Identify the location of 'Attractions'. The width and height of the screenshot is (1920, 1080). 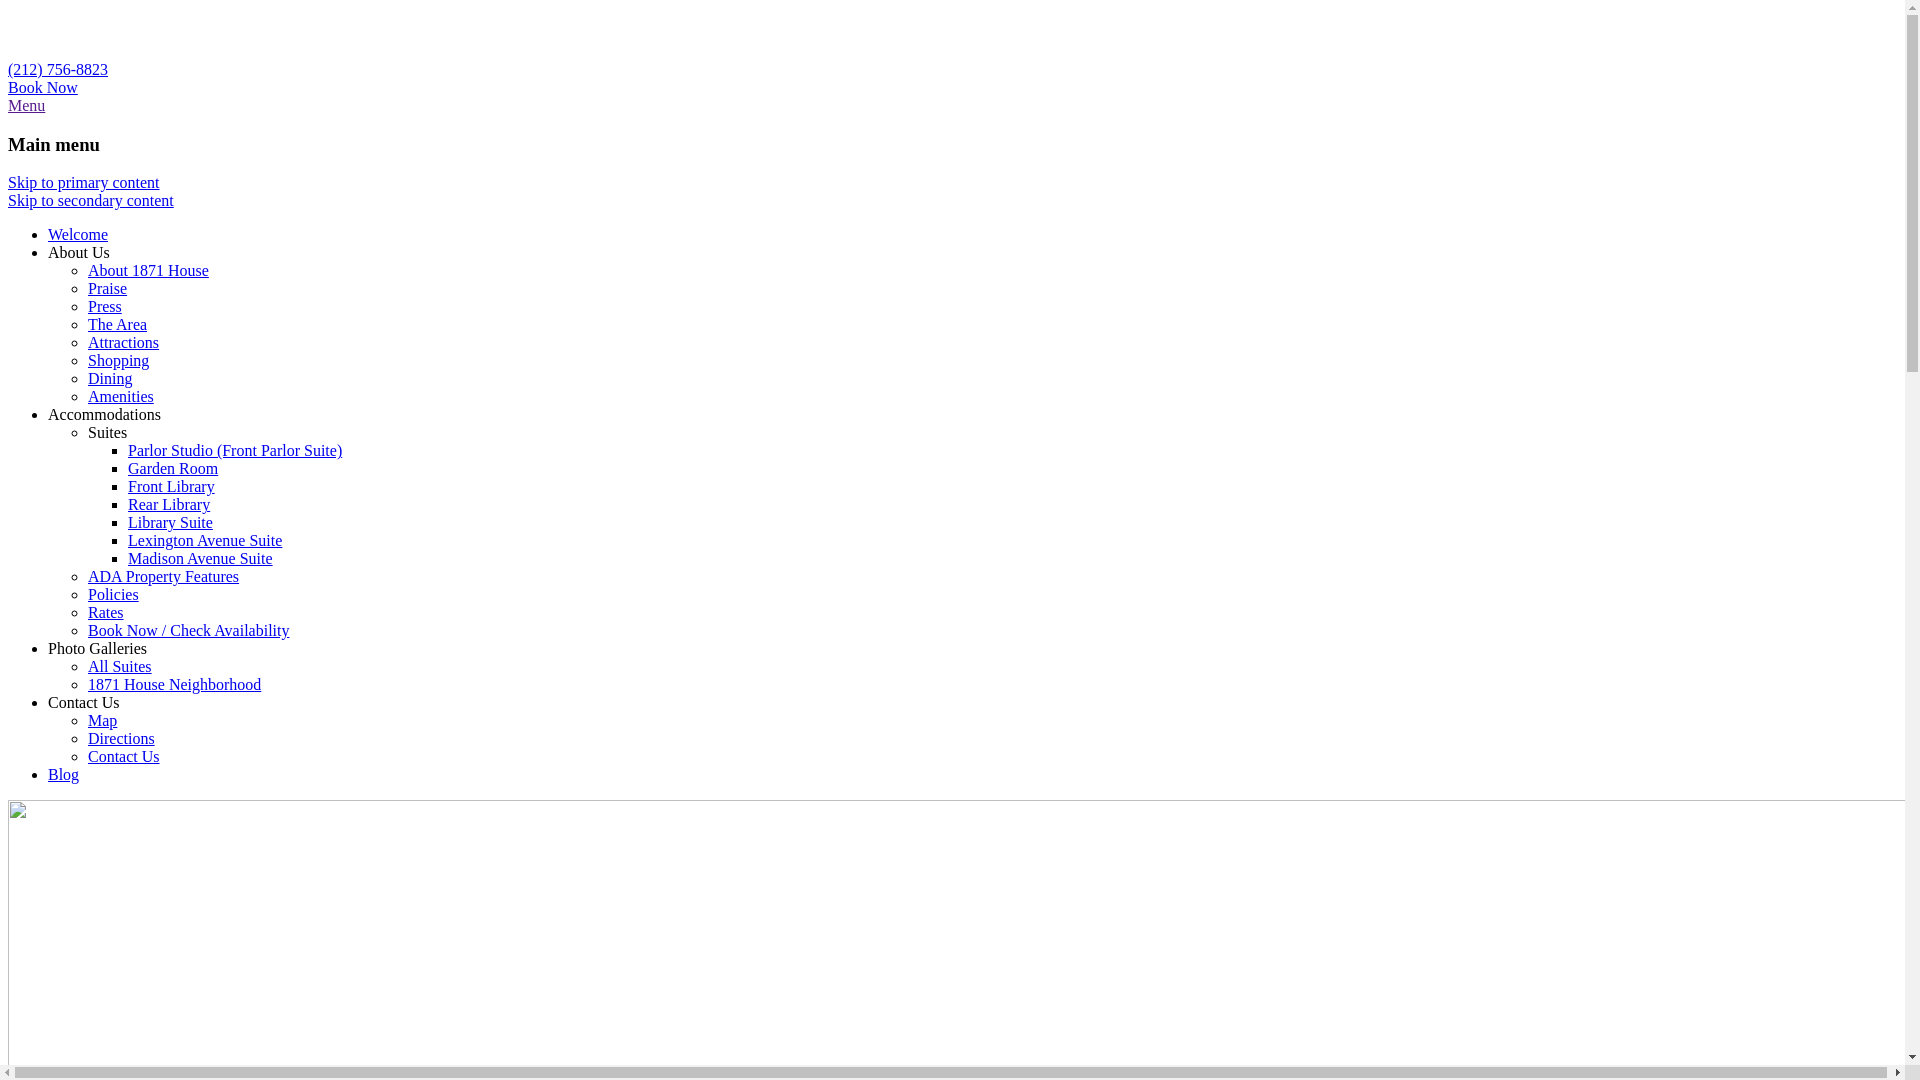
(122, 341).